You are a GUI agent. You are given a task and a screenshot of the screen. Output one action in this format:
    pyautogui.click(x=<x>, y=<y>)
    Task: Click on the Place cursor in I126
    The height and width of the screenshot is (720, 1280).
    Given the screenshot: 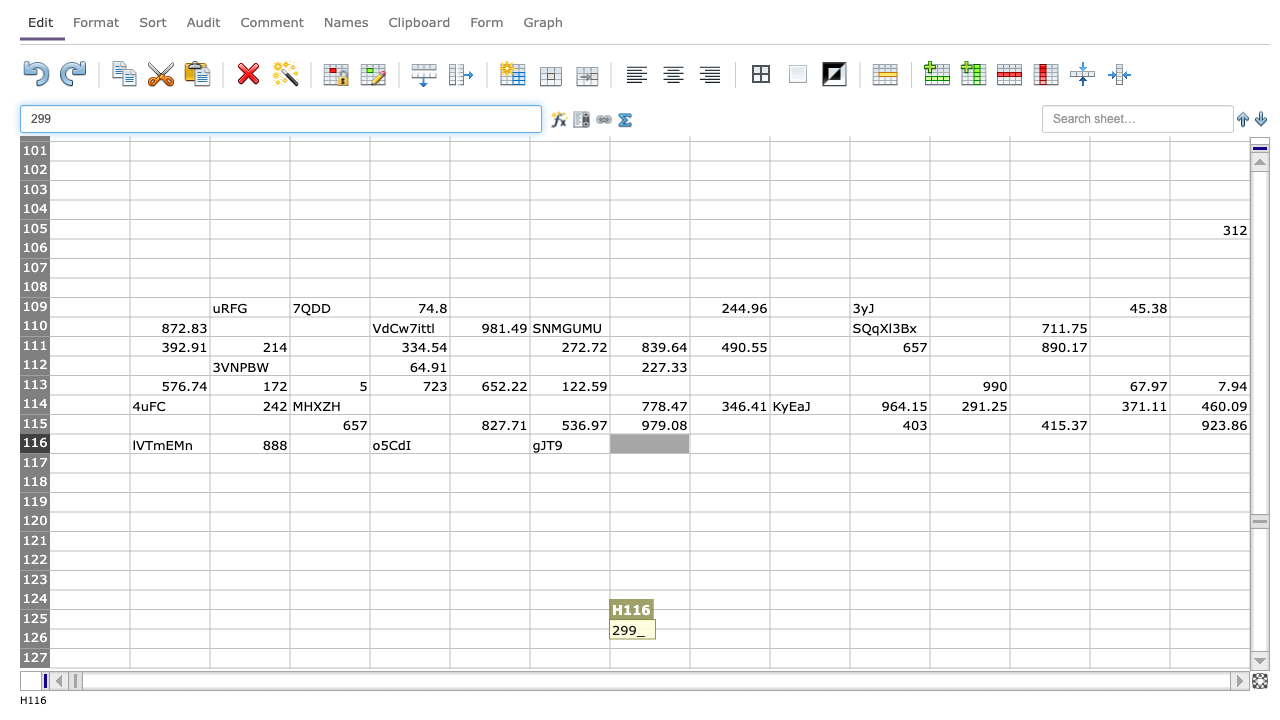 What is the action you would take?
    pyautogui.click(x=728, y=638)
    